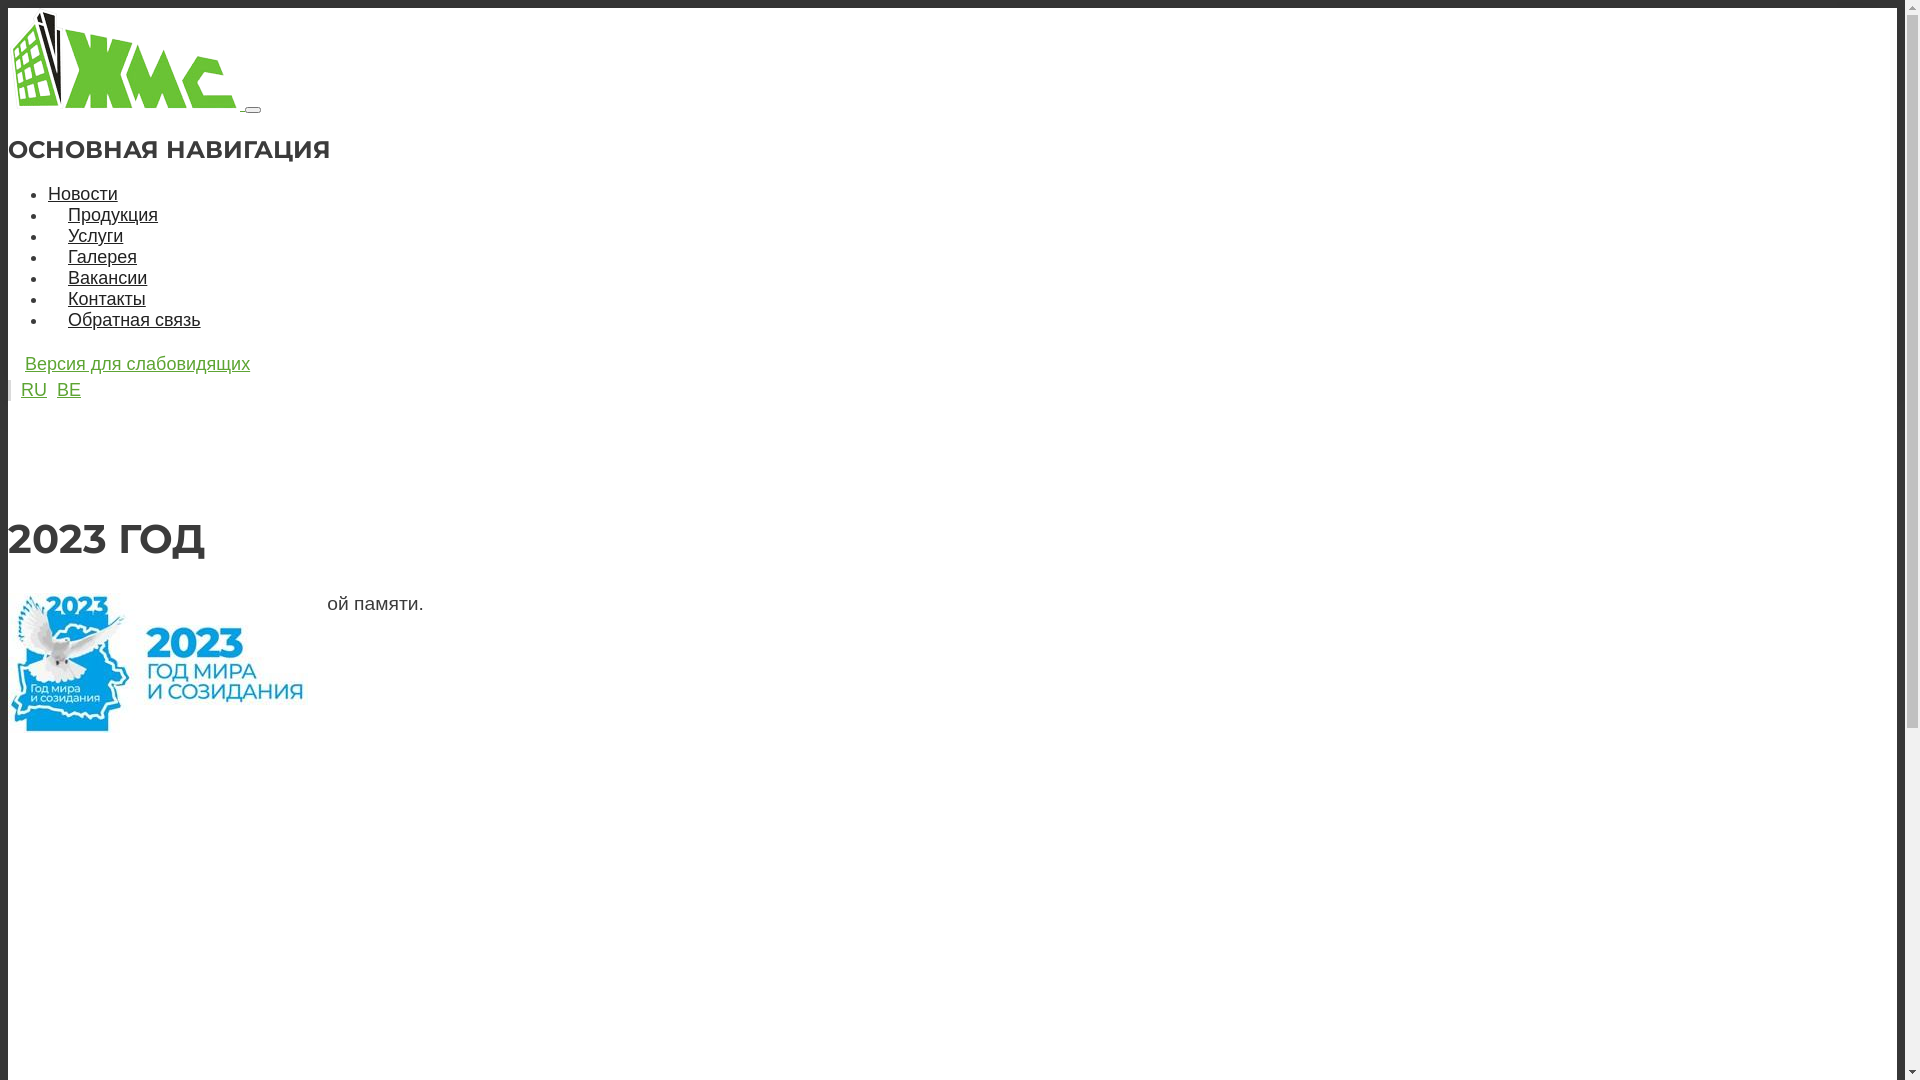 This screenshot has width=1920, height=1080. What do you see at coordinates (68, 389) in the screenshot?
I see `'BE'` at bounding box center [68, 389].